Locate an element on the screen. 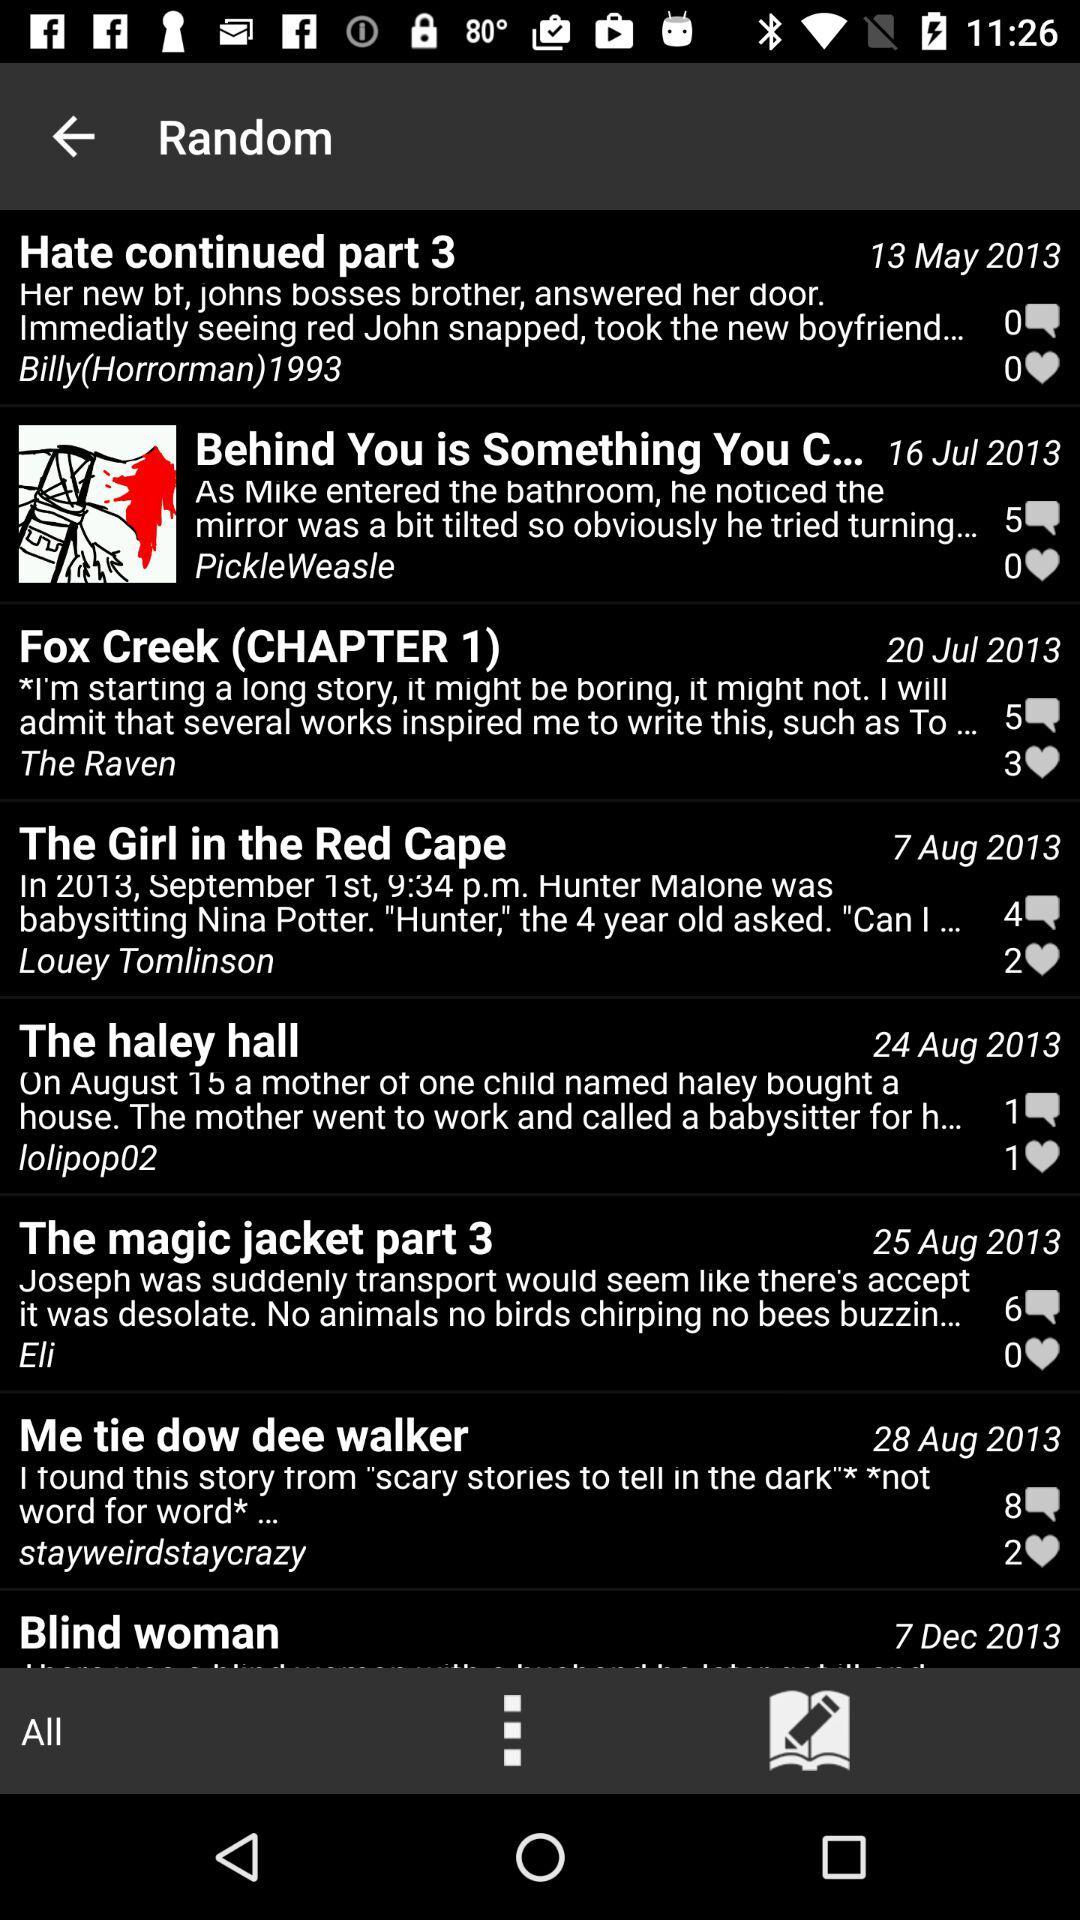 Image resolution: width=1080 pixels, height=1920 pixels. the icon below the the magic jacket icon is located at coordinates (36, 1353).